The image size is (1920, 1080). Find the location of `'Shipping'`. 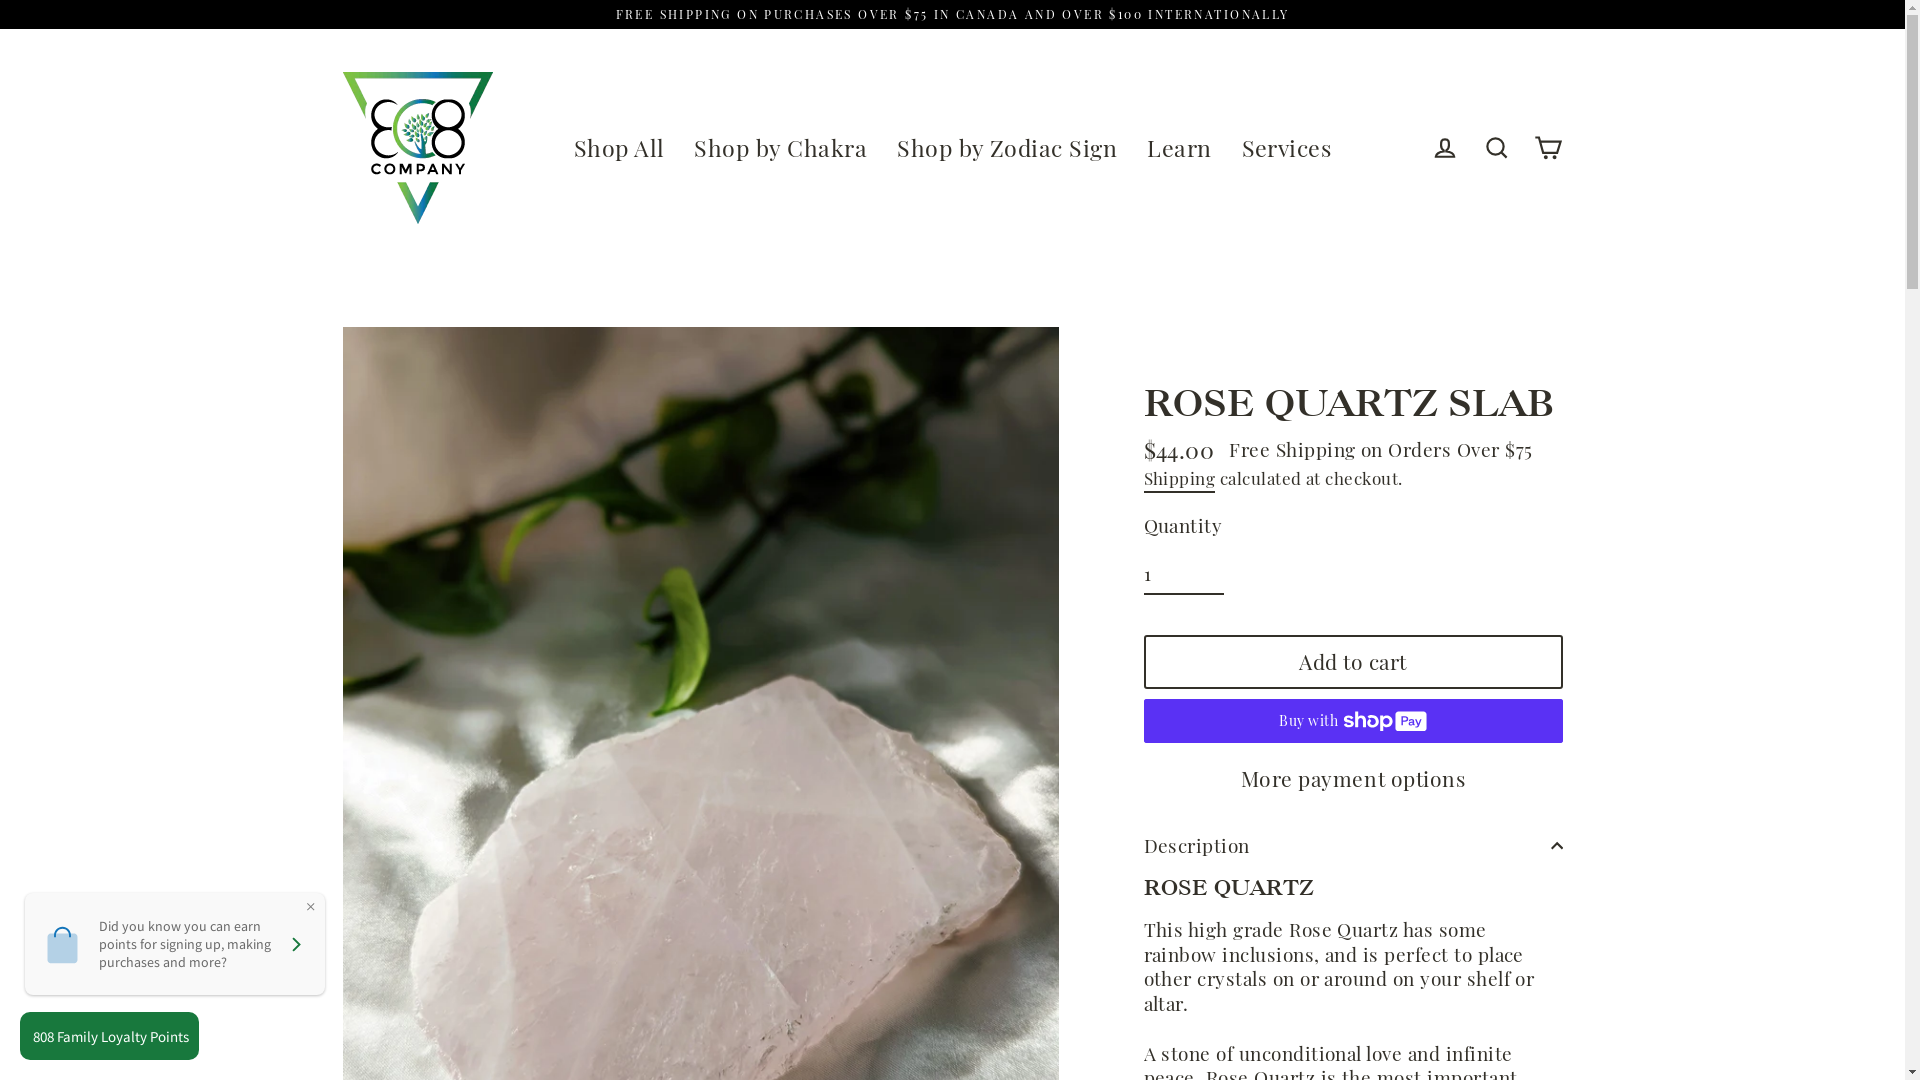

'Shipping' is located at coordinates (1143, 479).